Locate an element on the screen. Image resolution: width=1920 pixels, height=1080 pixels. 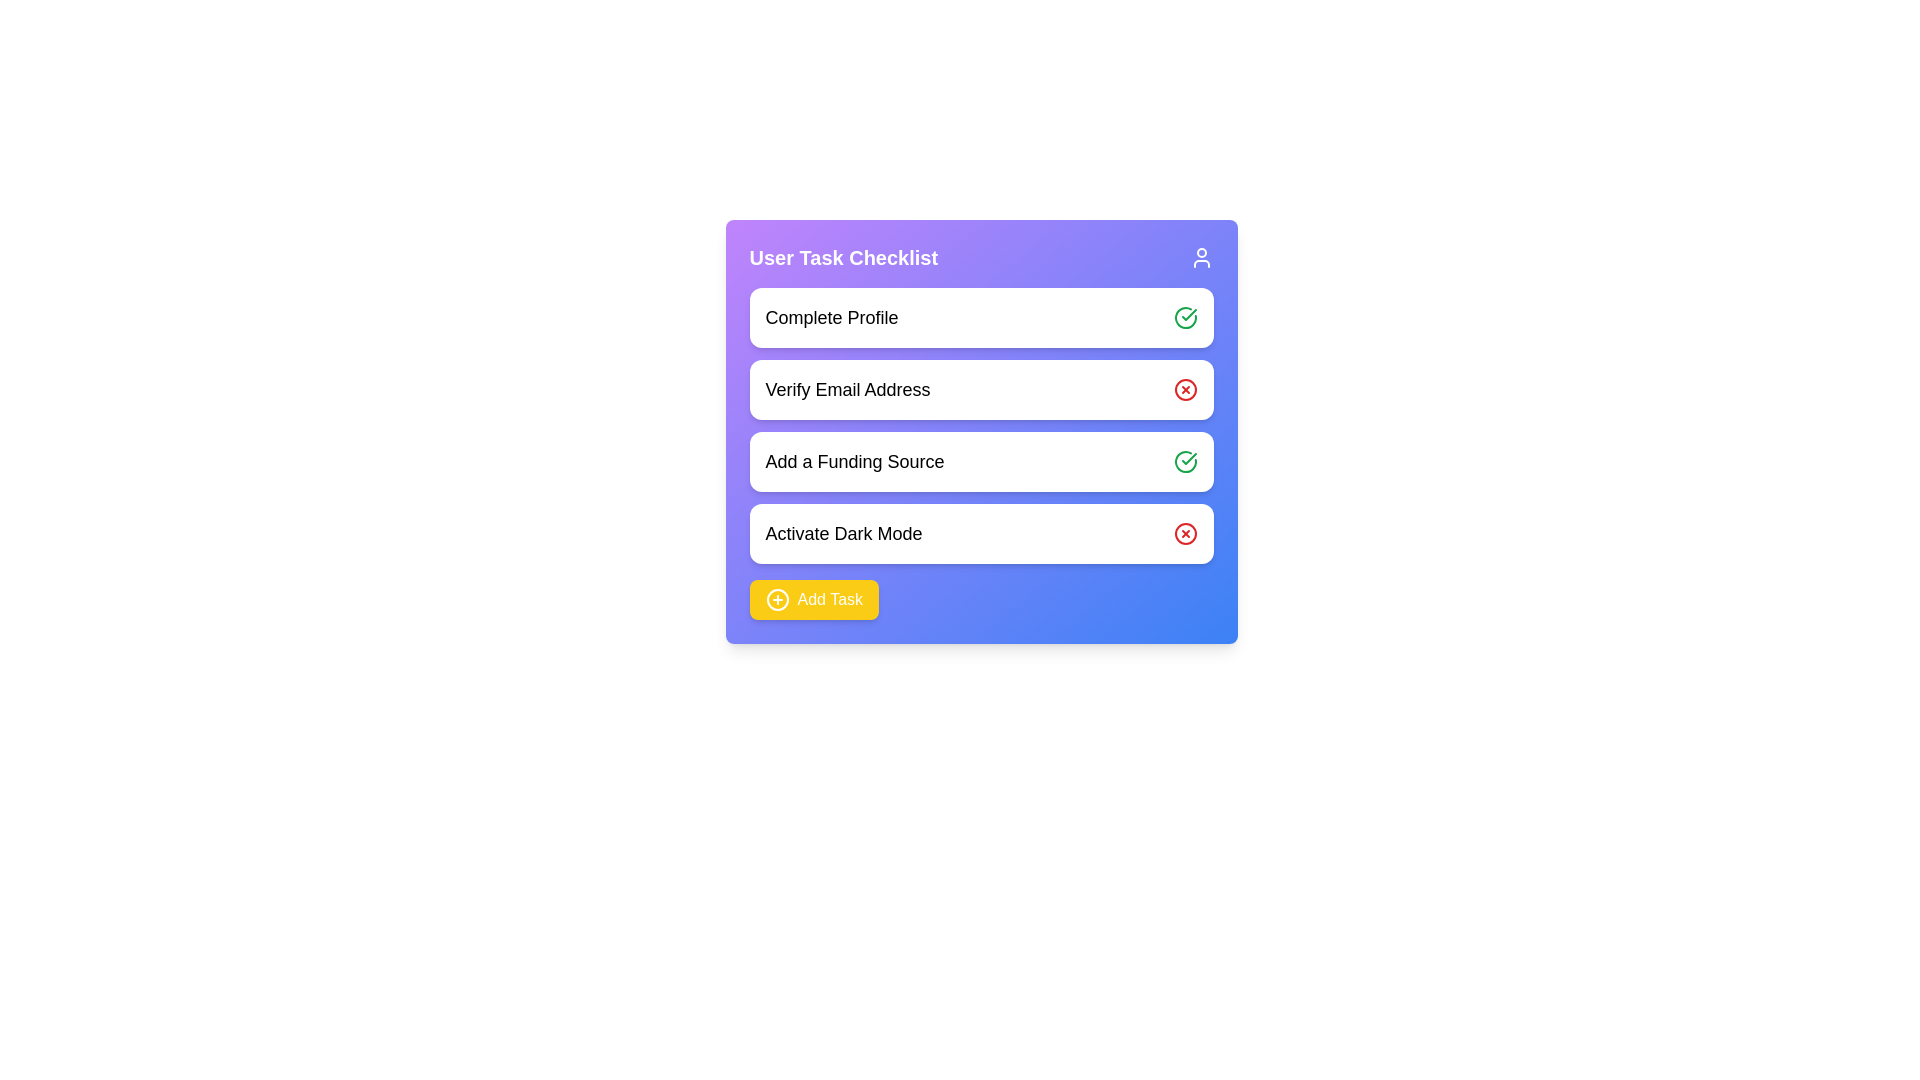
error icon indicating failure or rejection for the 'Verify Email Address' task located towards the right end of the checklist row is located at coordinates (1185, 389).